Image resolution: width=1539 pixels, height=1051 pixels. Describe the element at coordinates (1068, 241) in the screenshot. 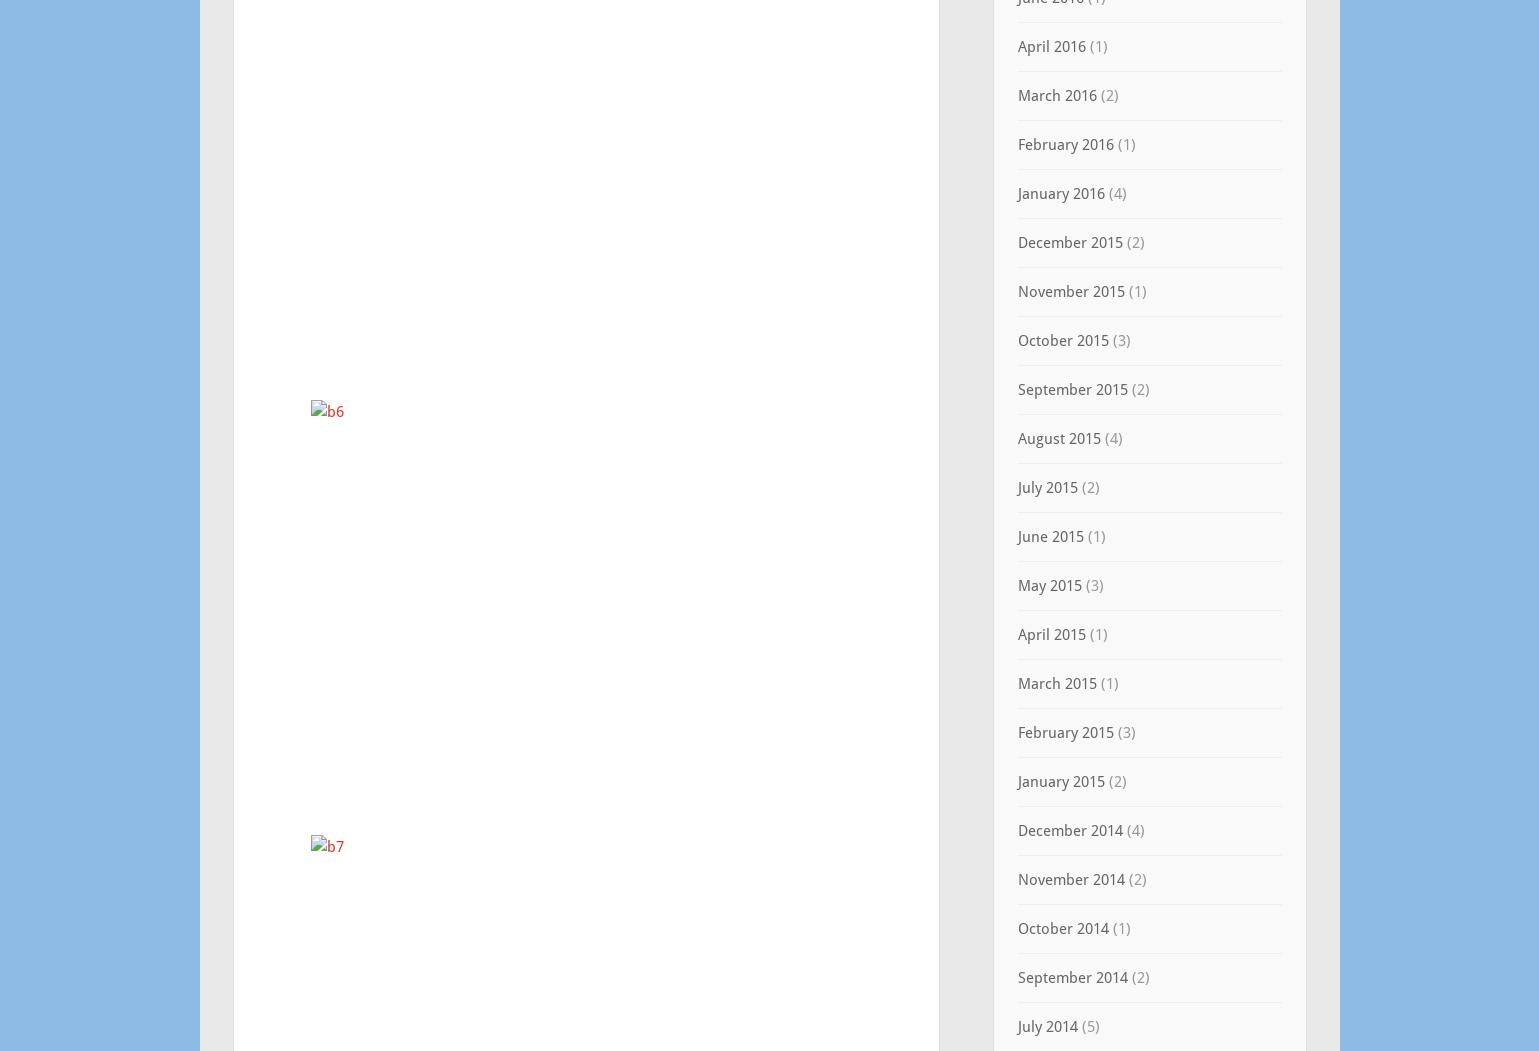

I see `'December 2015'` at that location.